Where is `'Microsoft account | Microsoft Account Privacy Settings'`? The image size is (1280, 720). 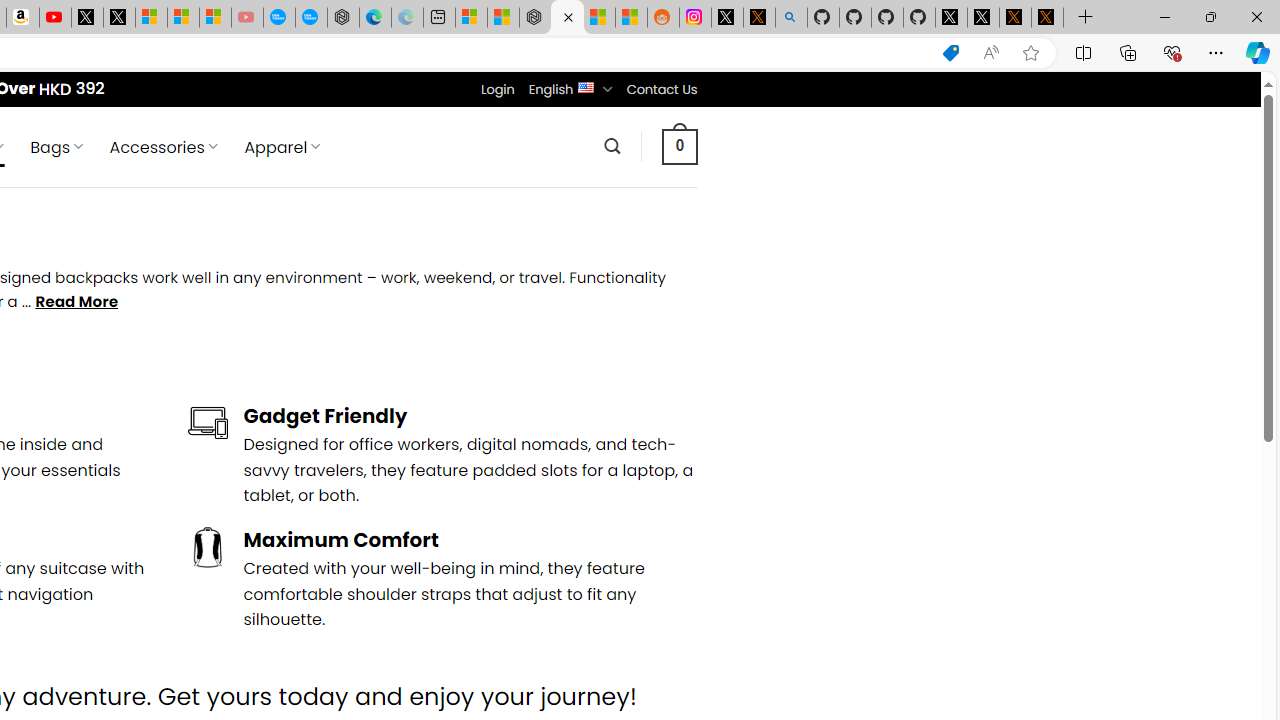 'Microsoft account | Microsoft Account Privacy Settings' is located at coordinates (470, 17).